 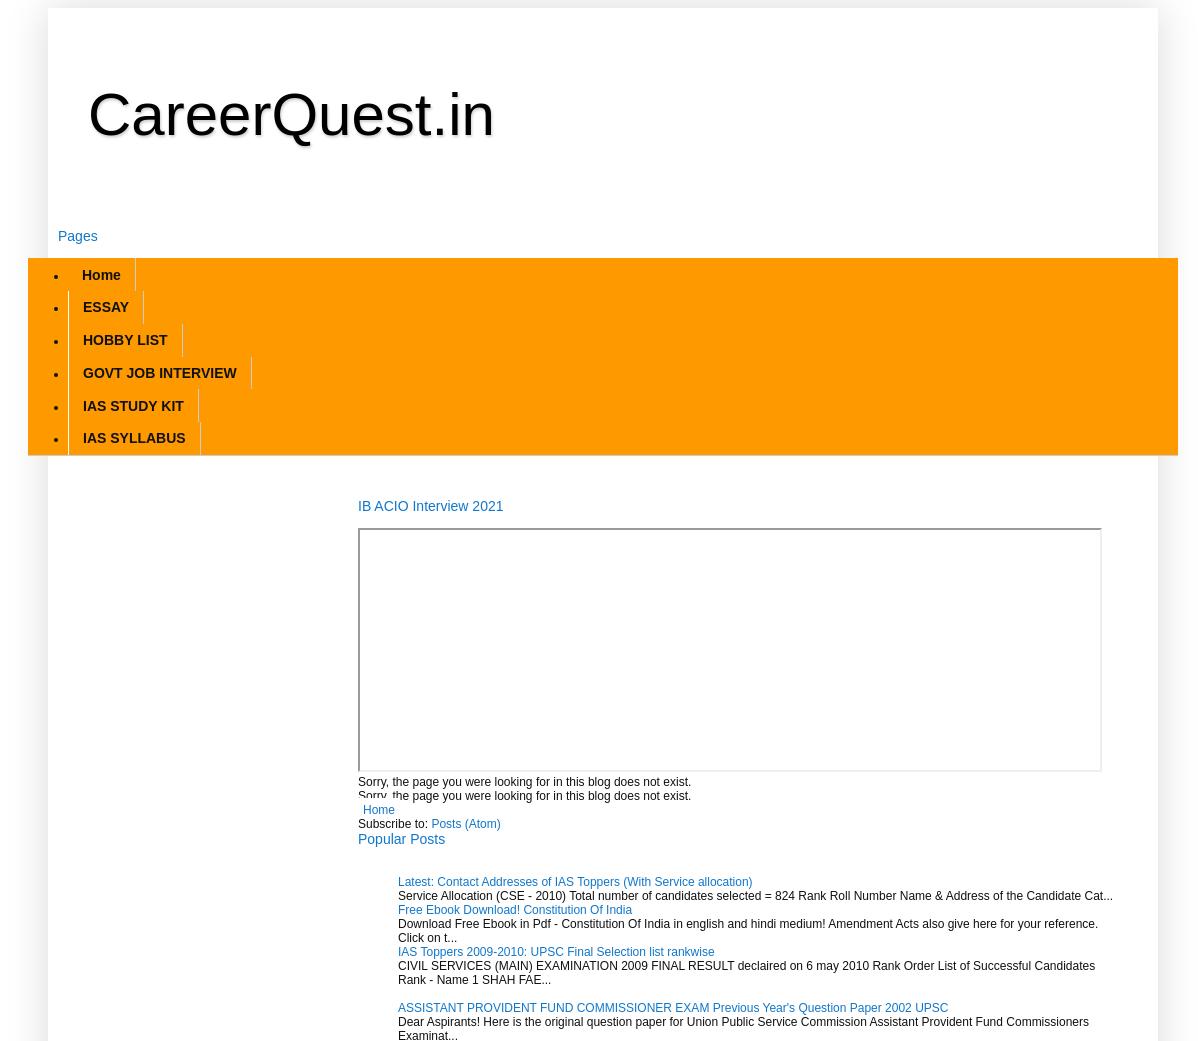 I want to click on 'IAS Toppers 2009-2010: UPSC Final Selection list rankwise', so click(x=554, y=950).